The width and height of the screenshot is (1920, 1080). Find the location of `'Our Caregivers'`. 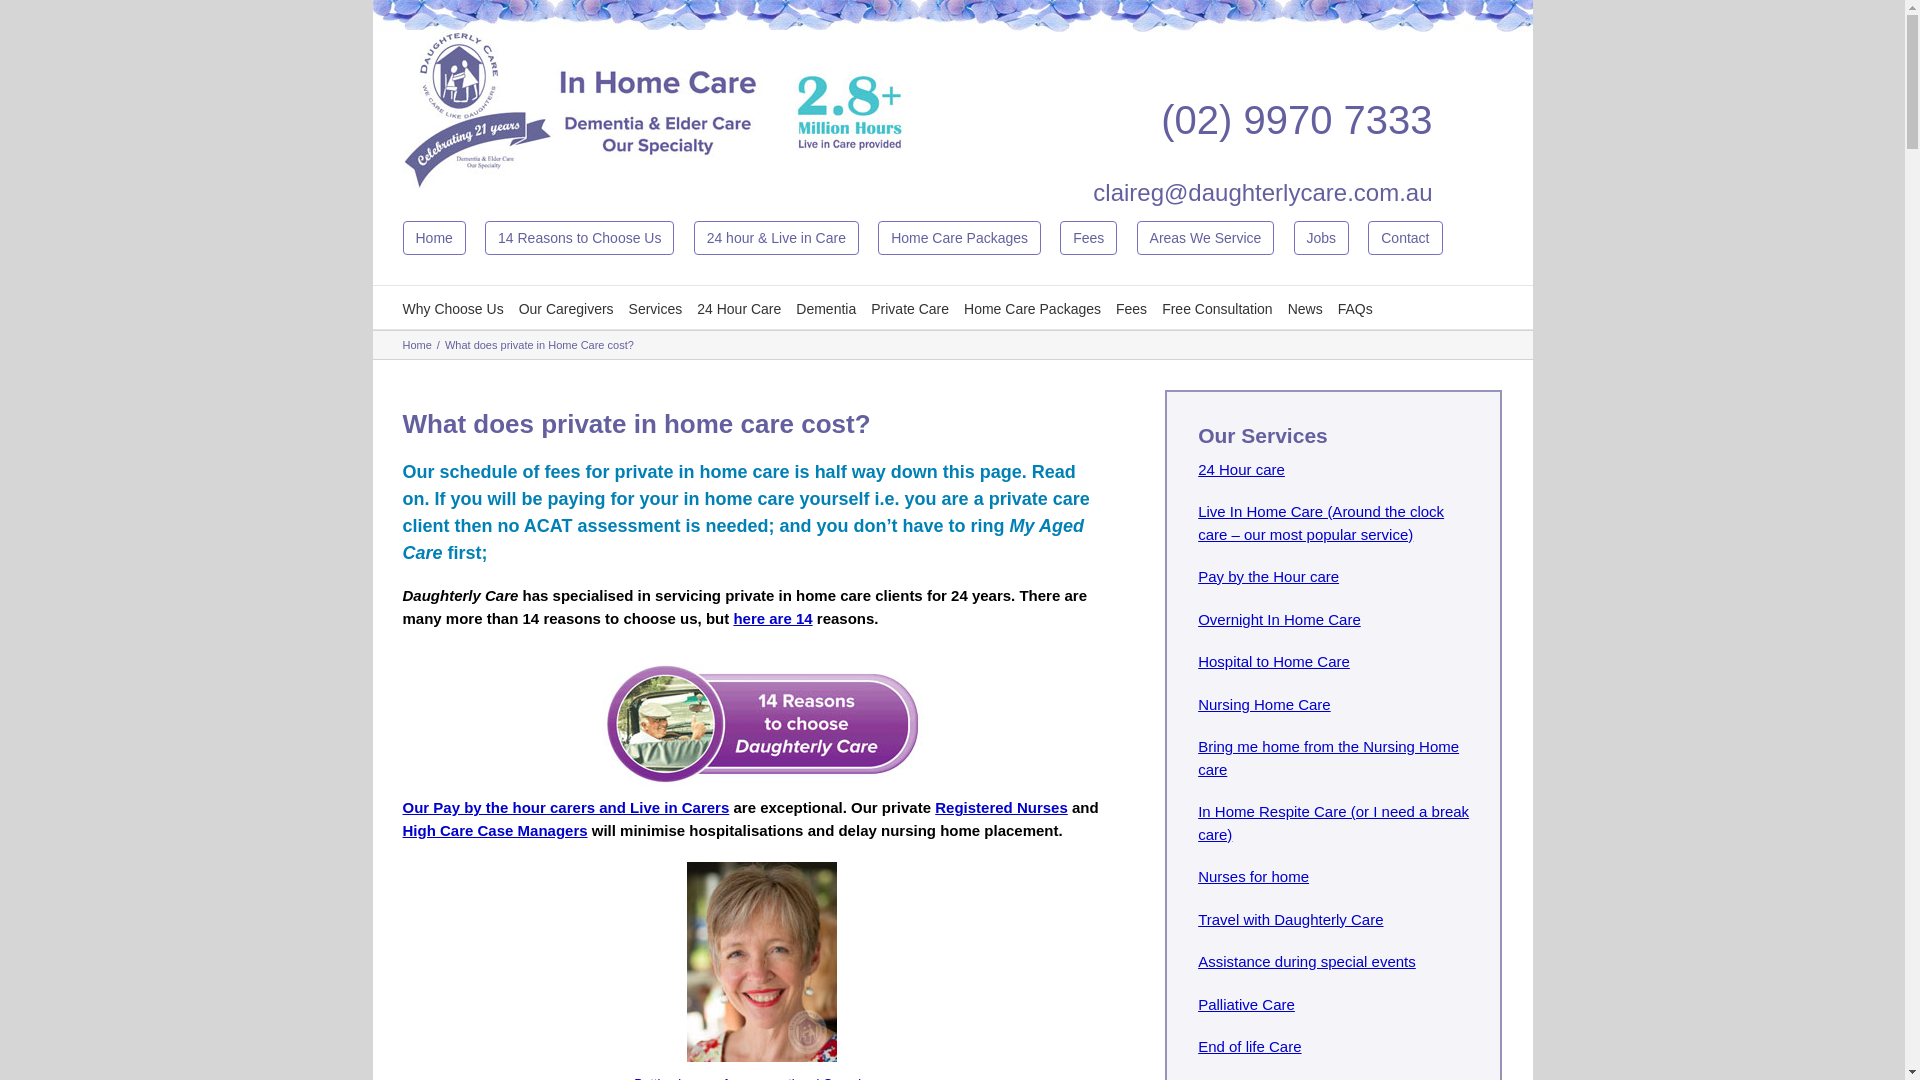

'Our Caregivers' is located at coordinates (565, 307).